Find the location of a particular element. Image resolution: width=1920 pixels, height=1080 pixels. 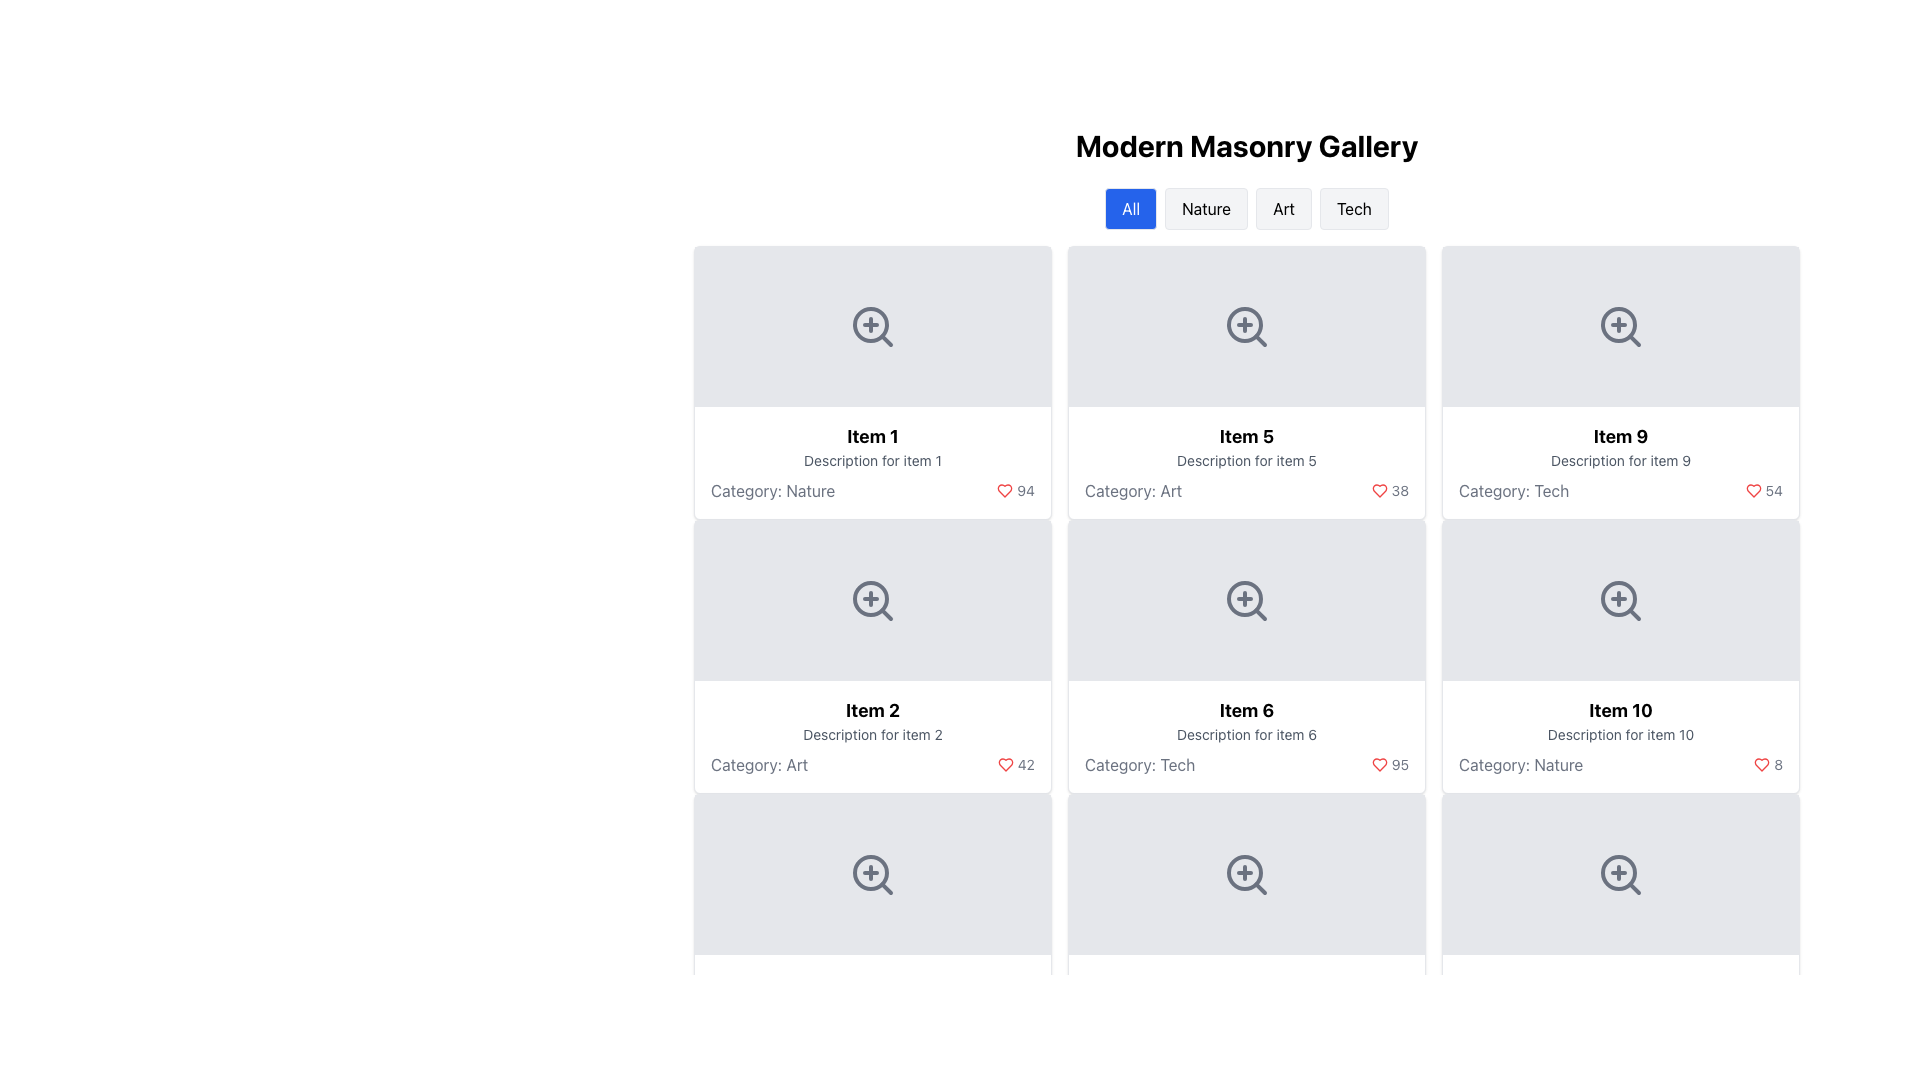

the red heart icon located to the right of the like counter '8' associated with 'Item 10' is located at coordinates (1762, 764).